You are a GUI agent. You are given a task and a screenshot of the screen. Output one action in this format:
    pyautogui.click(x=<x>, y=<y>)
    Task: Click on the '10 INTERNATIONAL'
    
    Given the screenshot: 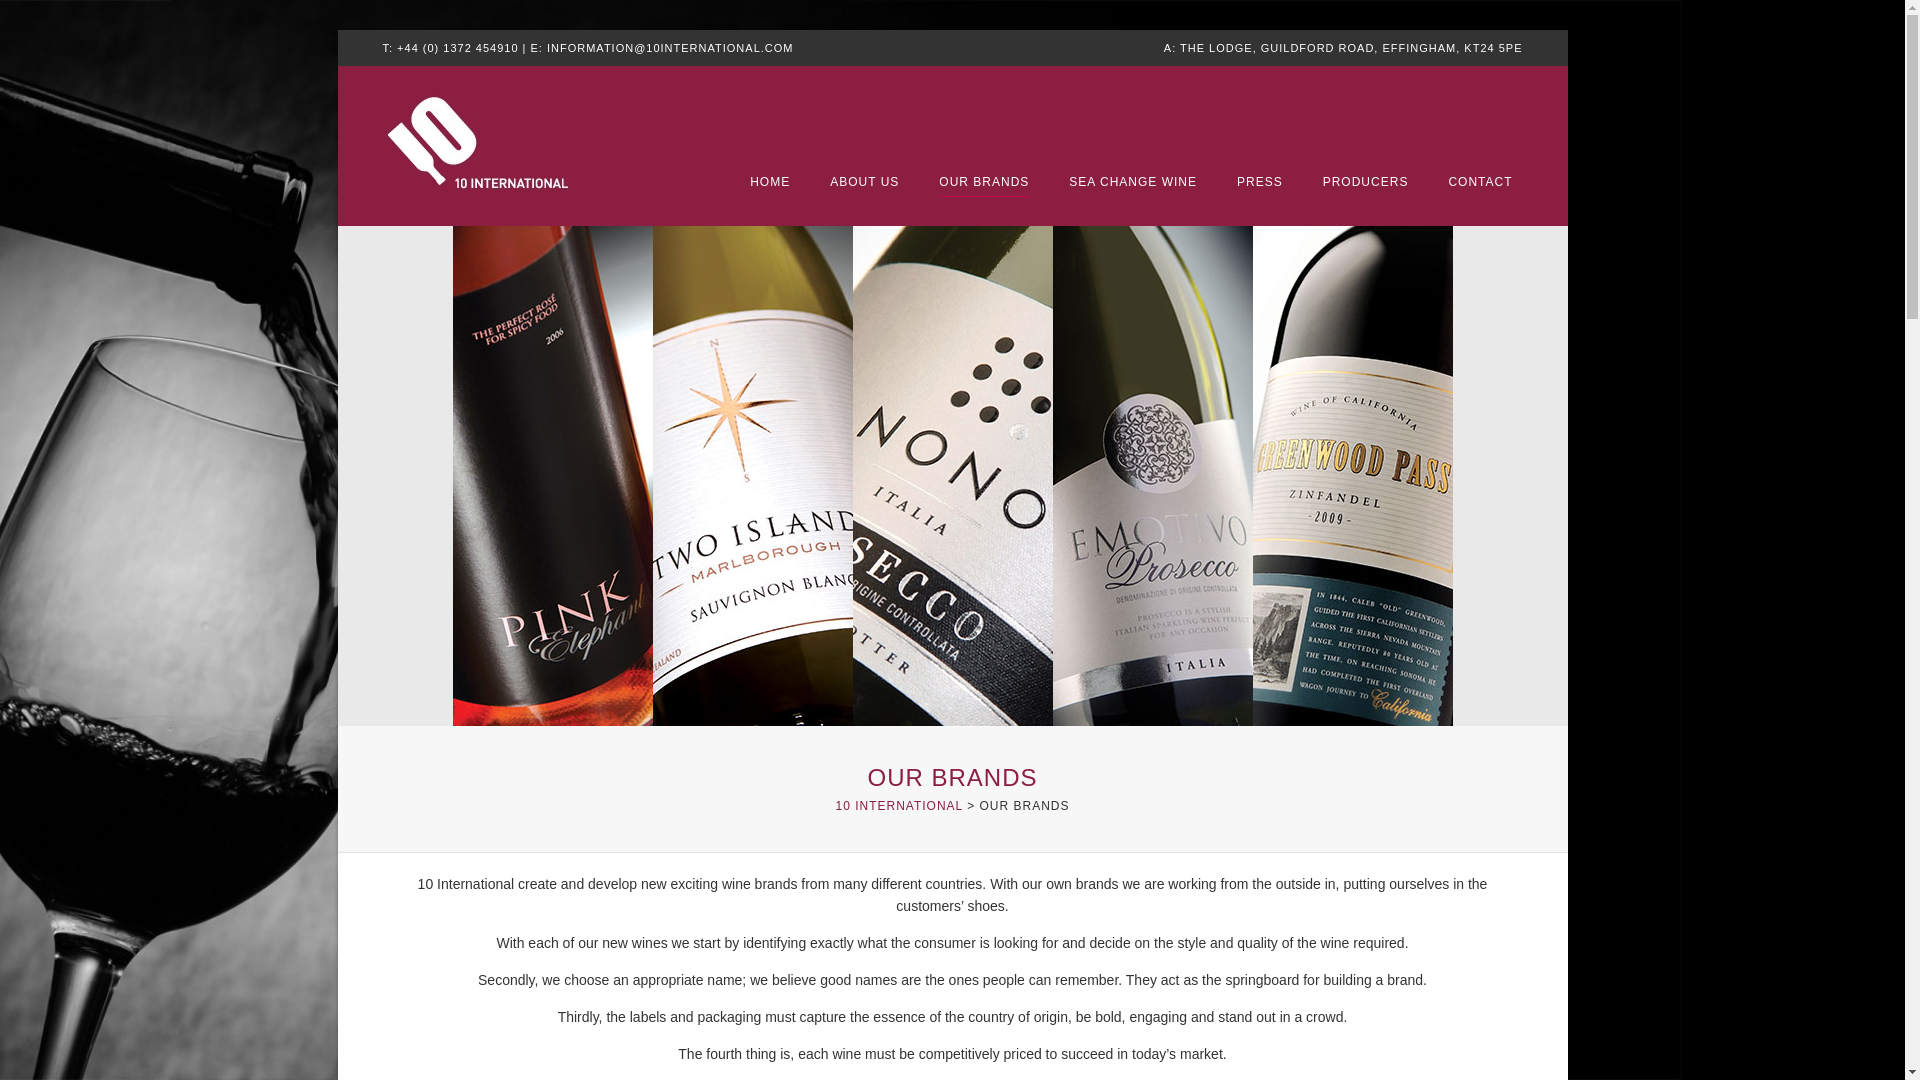 What is the action you would take?
    pyautogui.click(x=897, y=805)
    